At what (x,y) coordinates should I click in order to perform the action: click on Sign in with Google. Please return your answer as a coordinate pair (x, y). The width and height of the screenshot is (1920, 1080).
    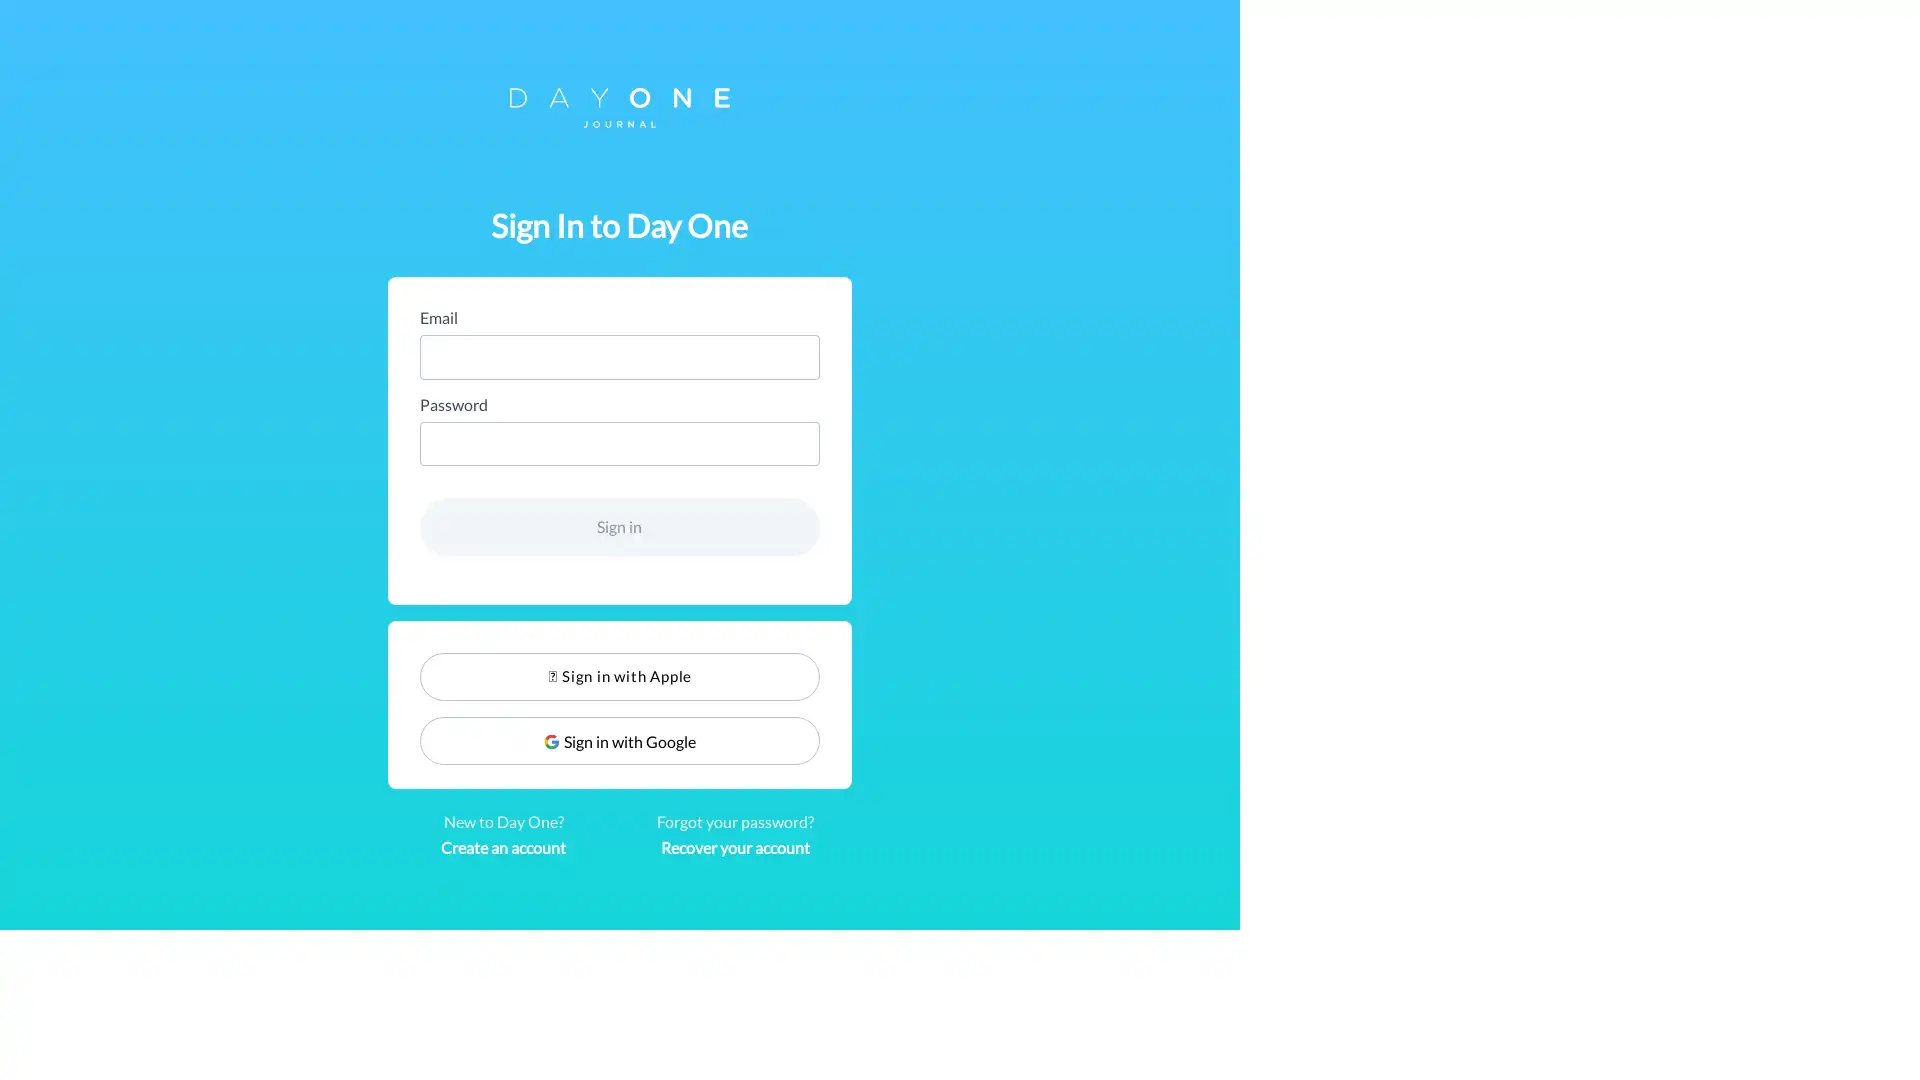
    Looking at the image, I should click on (960, 740).